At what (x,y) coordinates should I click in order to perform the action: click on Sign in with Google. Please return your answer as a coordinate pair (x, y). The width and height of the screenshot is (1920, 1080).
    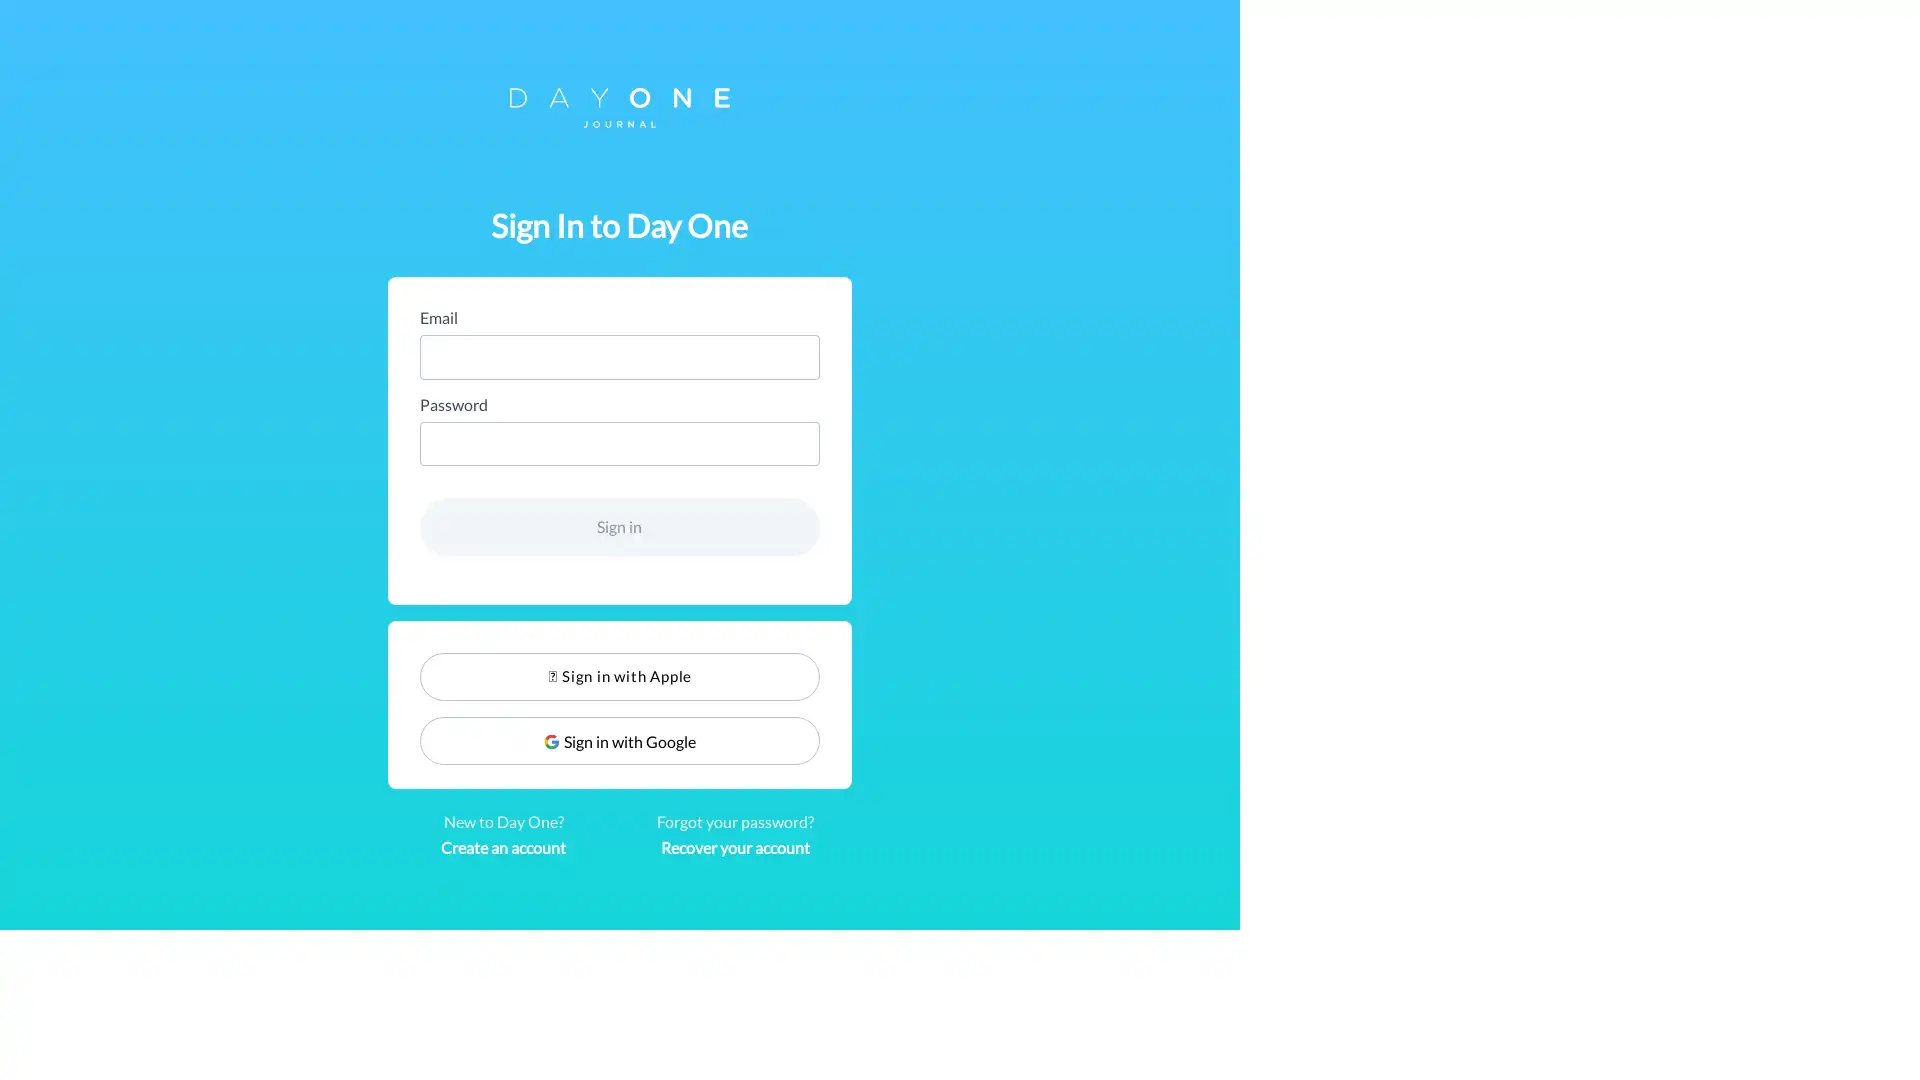
    Looking at the image, I should click on (960, 740).